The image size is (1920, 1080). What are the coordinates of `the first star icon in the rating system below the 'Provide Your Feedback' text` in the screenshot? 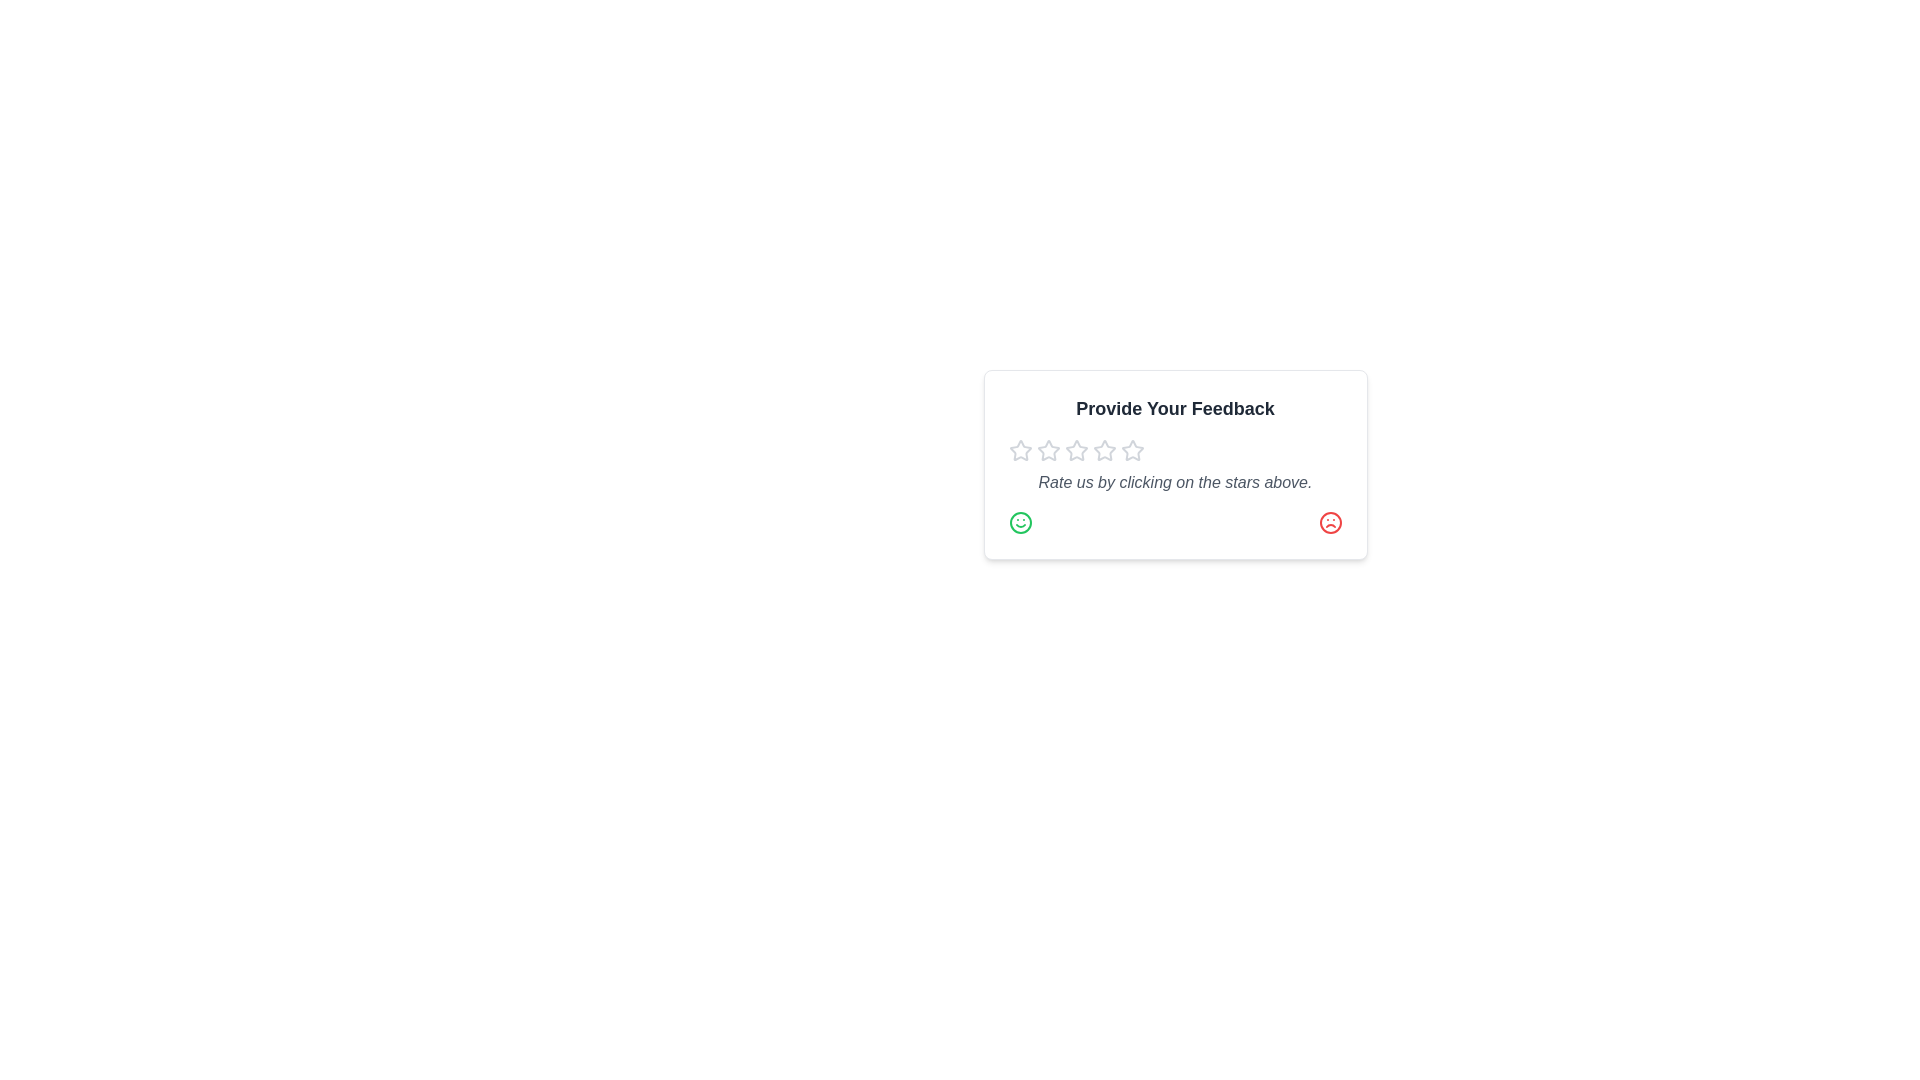 It's located at (1020, 450).